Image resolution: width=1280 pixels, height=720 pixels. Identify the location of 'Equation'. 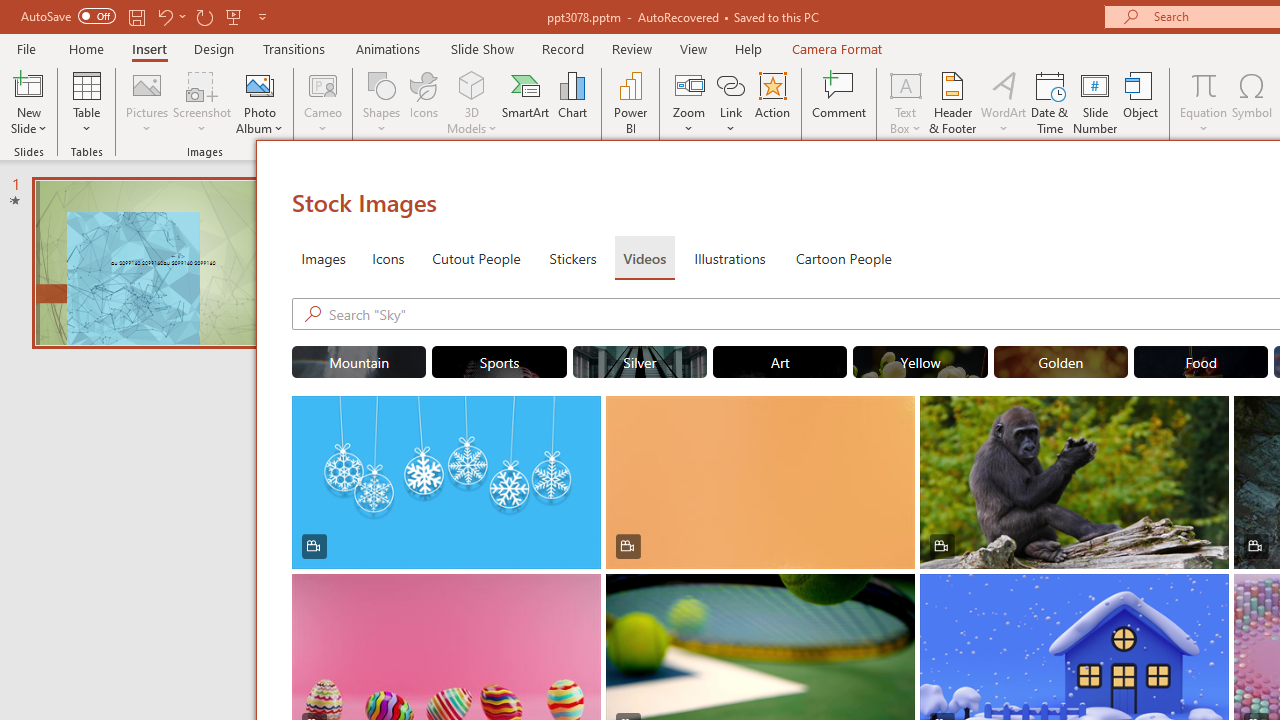
(1202, 103).